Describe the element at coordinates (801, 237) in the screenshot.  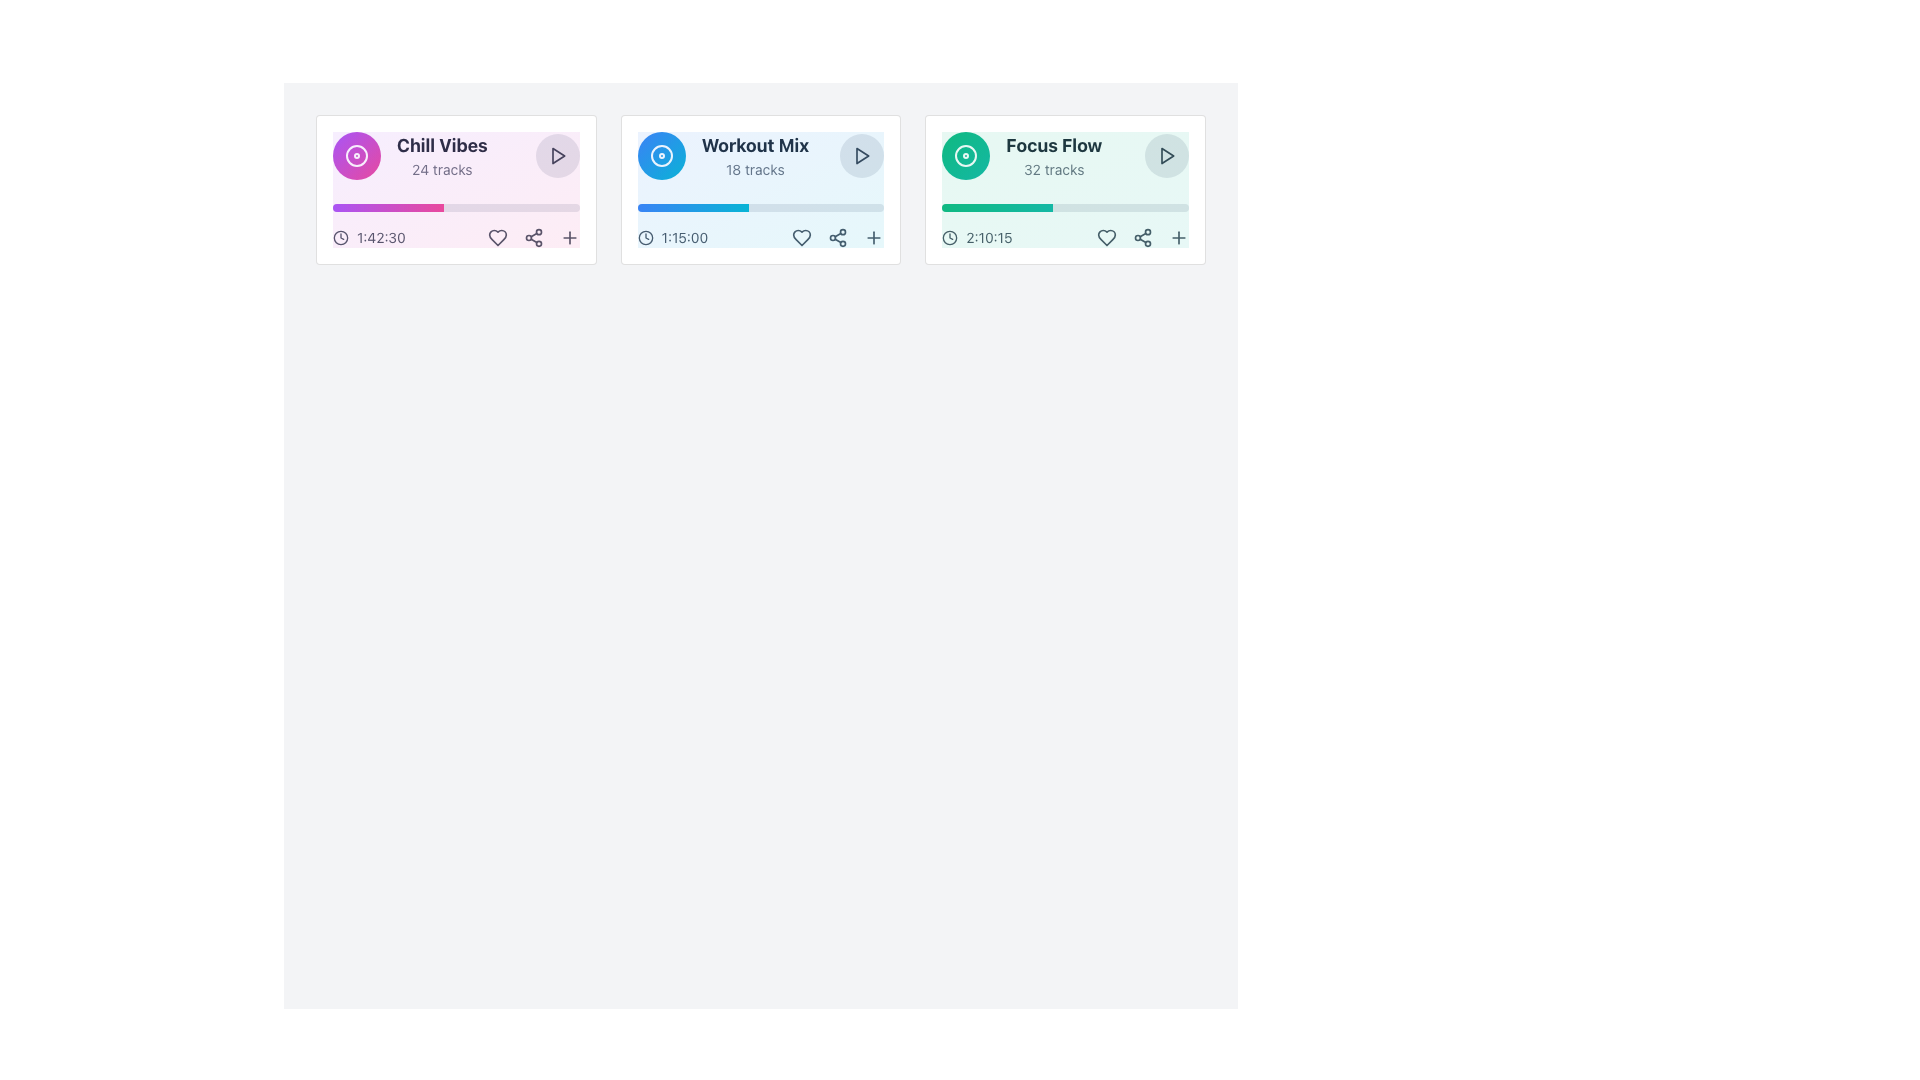
I see `the 'like' or 'favorite' button icon located in the horizontal control bar under the 'Workout Mix' card, which is the second card in the row of cards` at that location.